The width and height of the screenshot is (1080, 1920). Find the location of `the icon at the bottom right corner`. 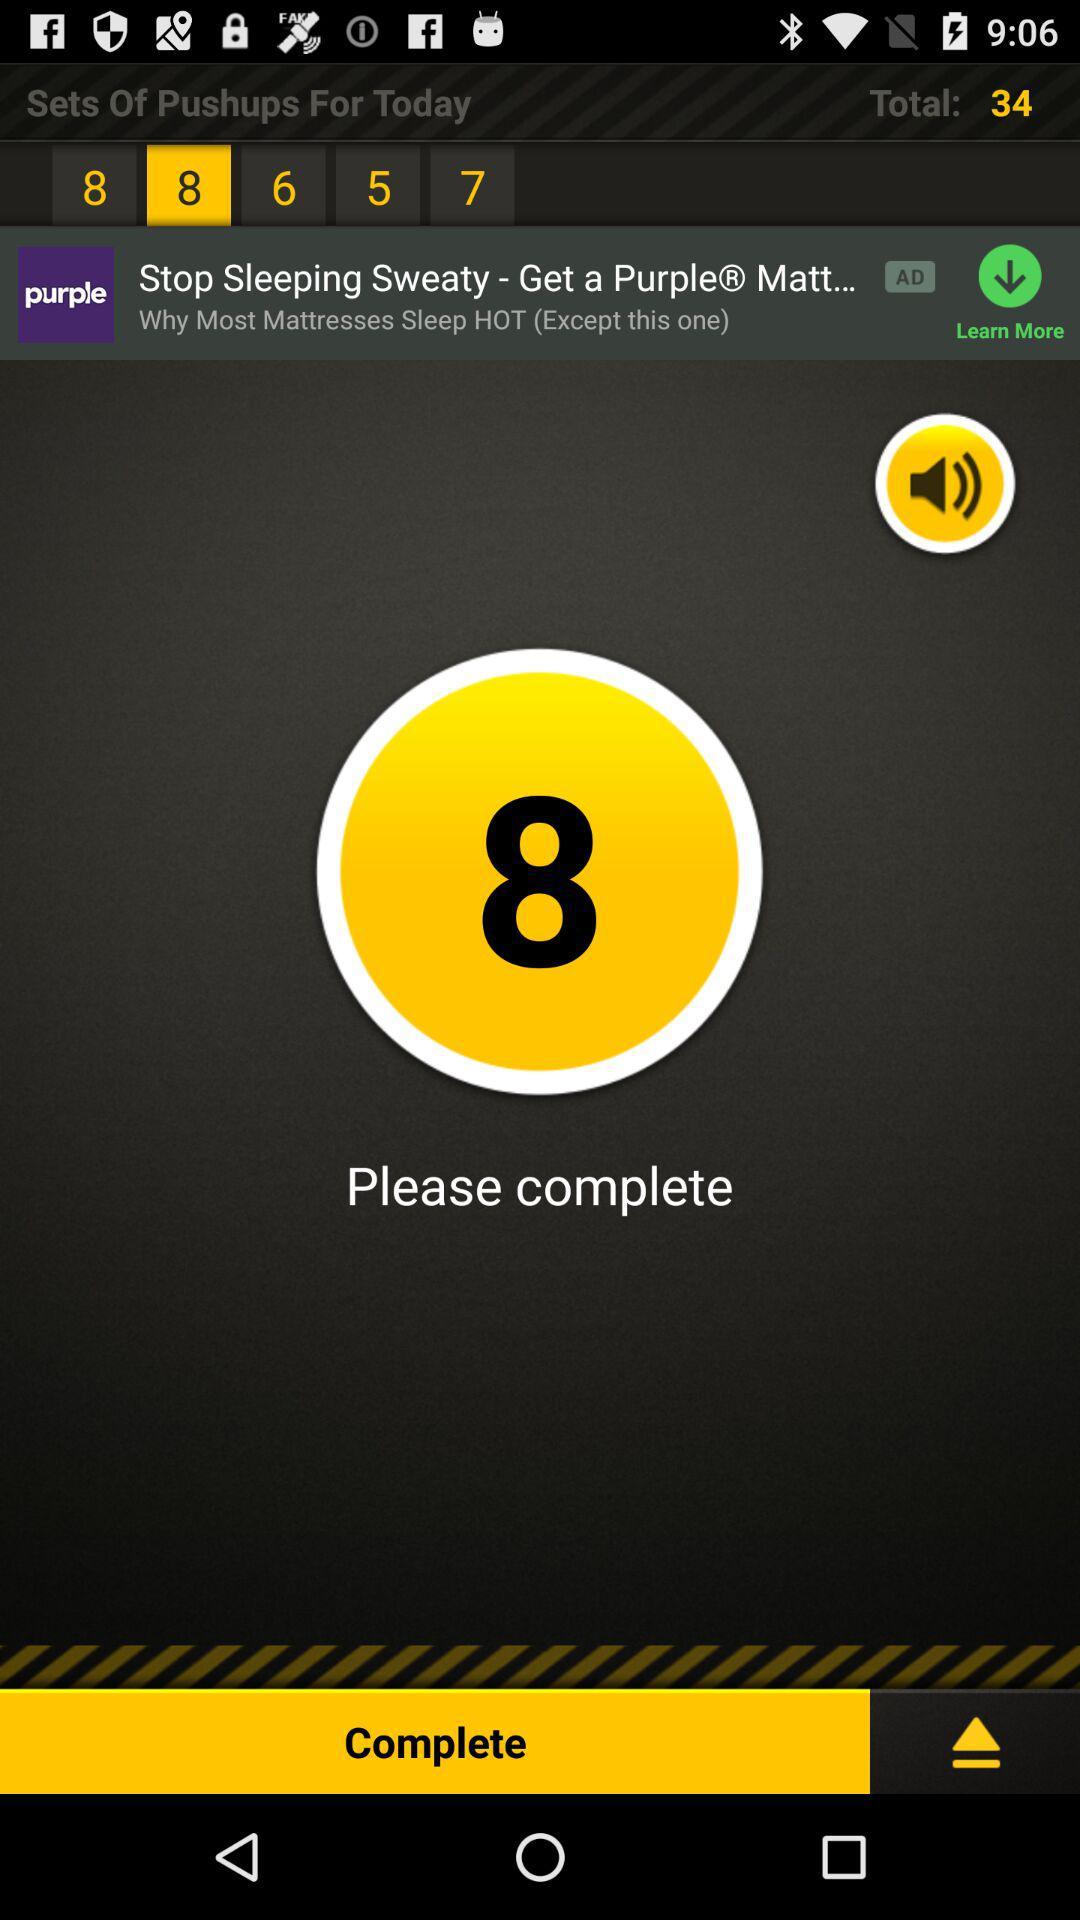

the icon at the bottom right corner is located at coordinates (974, 1732).